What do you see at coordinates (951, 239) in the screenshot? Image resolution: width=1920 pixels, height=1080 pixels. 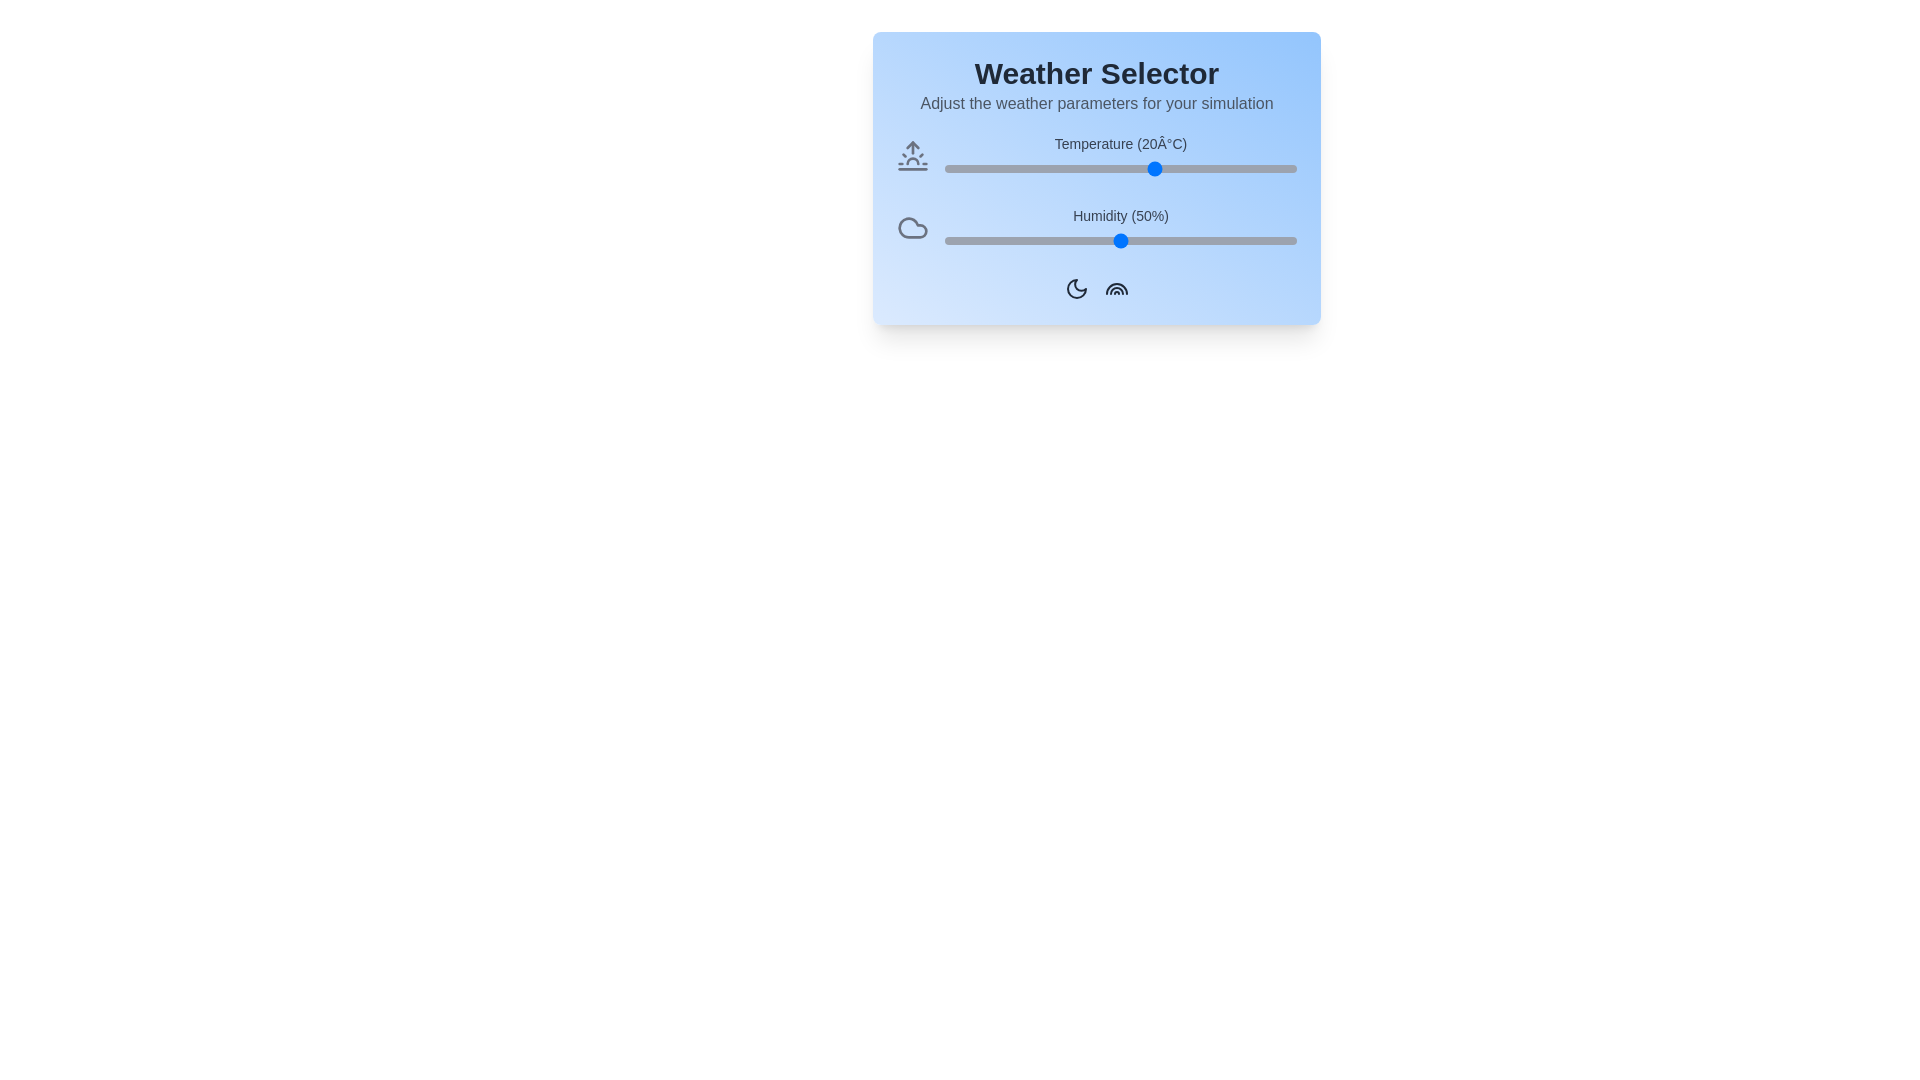 I see `the humidity slider to 2%` at bounding box center [951, 239].